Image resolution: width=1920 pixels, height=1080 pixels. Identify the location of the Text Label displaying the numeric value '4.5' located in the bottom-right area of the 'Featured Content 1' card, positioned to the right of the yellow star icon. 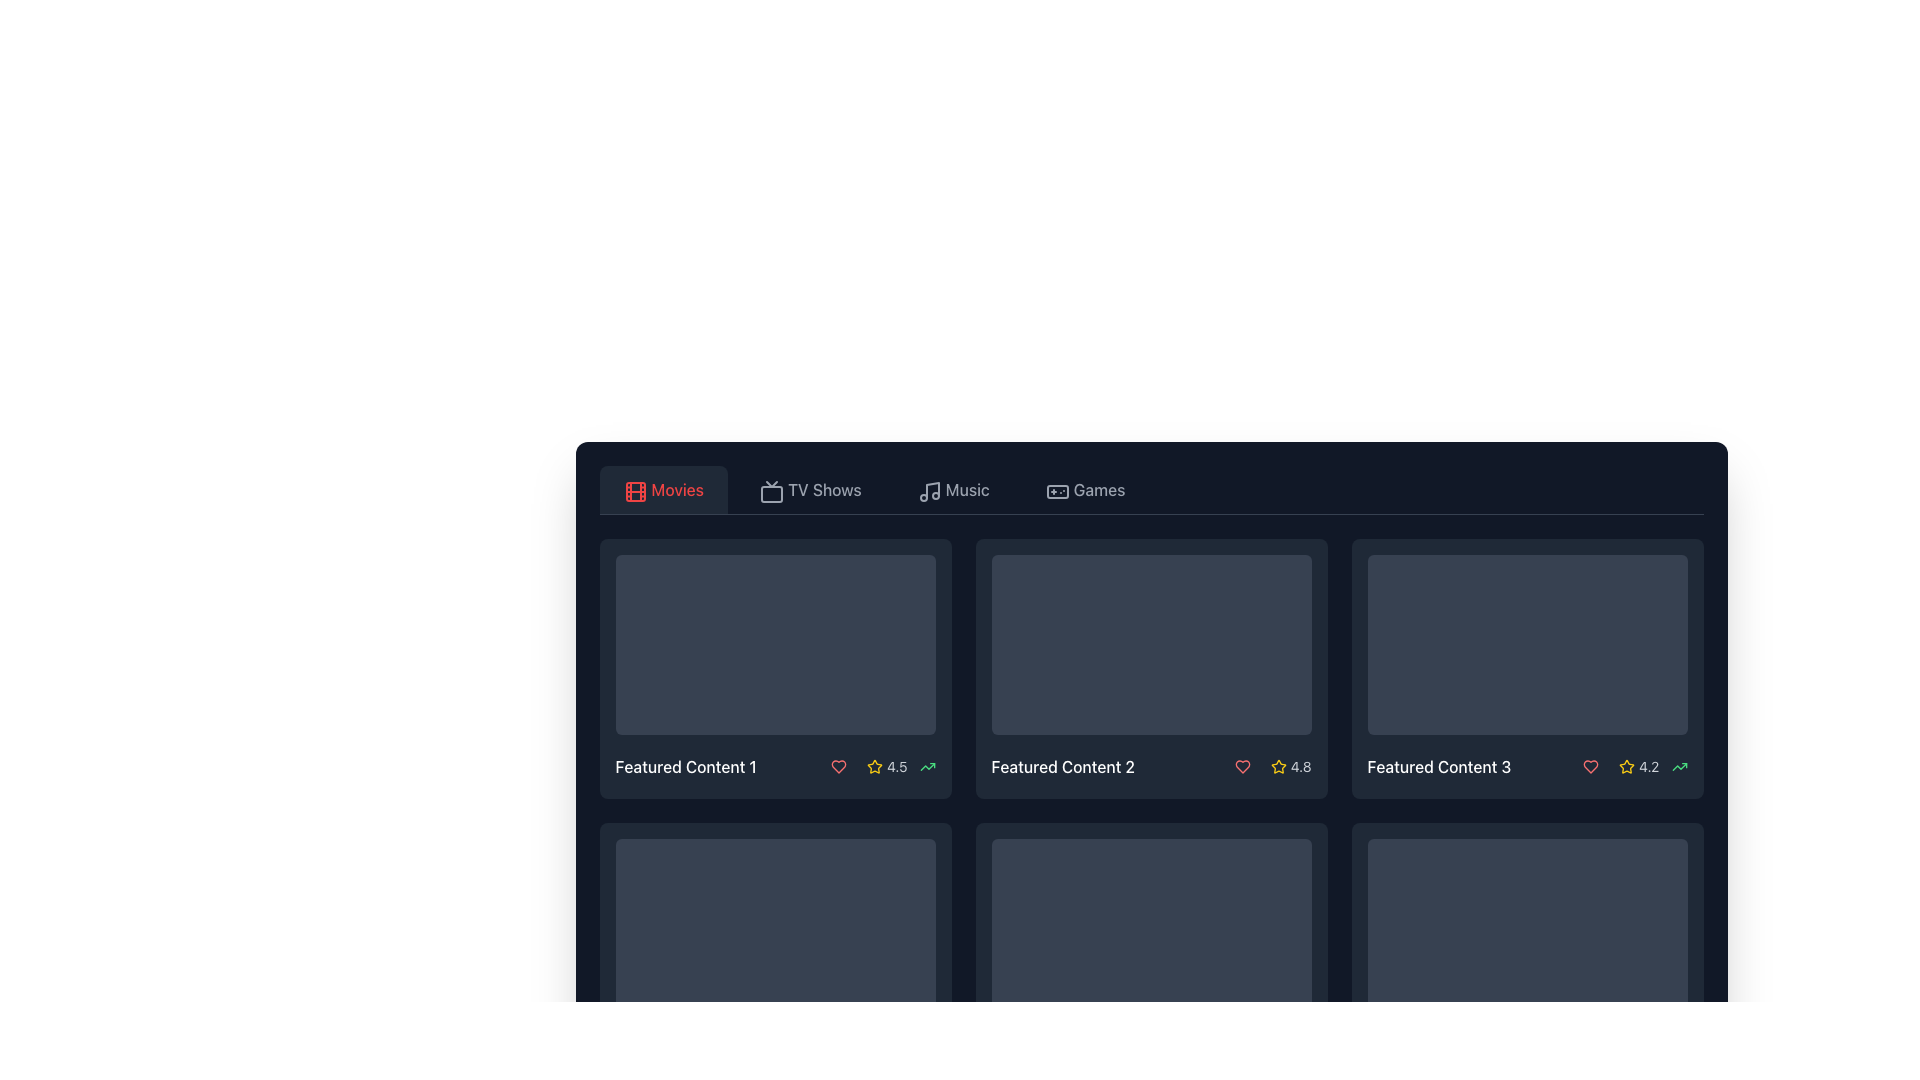
(896, 766).